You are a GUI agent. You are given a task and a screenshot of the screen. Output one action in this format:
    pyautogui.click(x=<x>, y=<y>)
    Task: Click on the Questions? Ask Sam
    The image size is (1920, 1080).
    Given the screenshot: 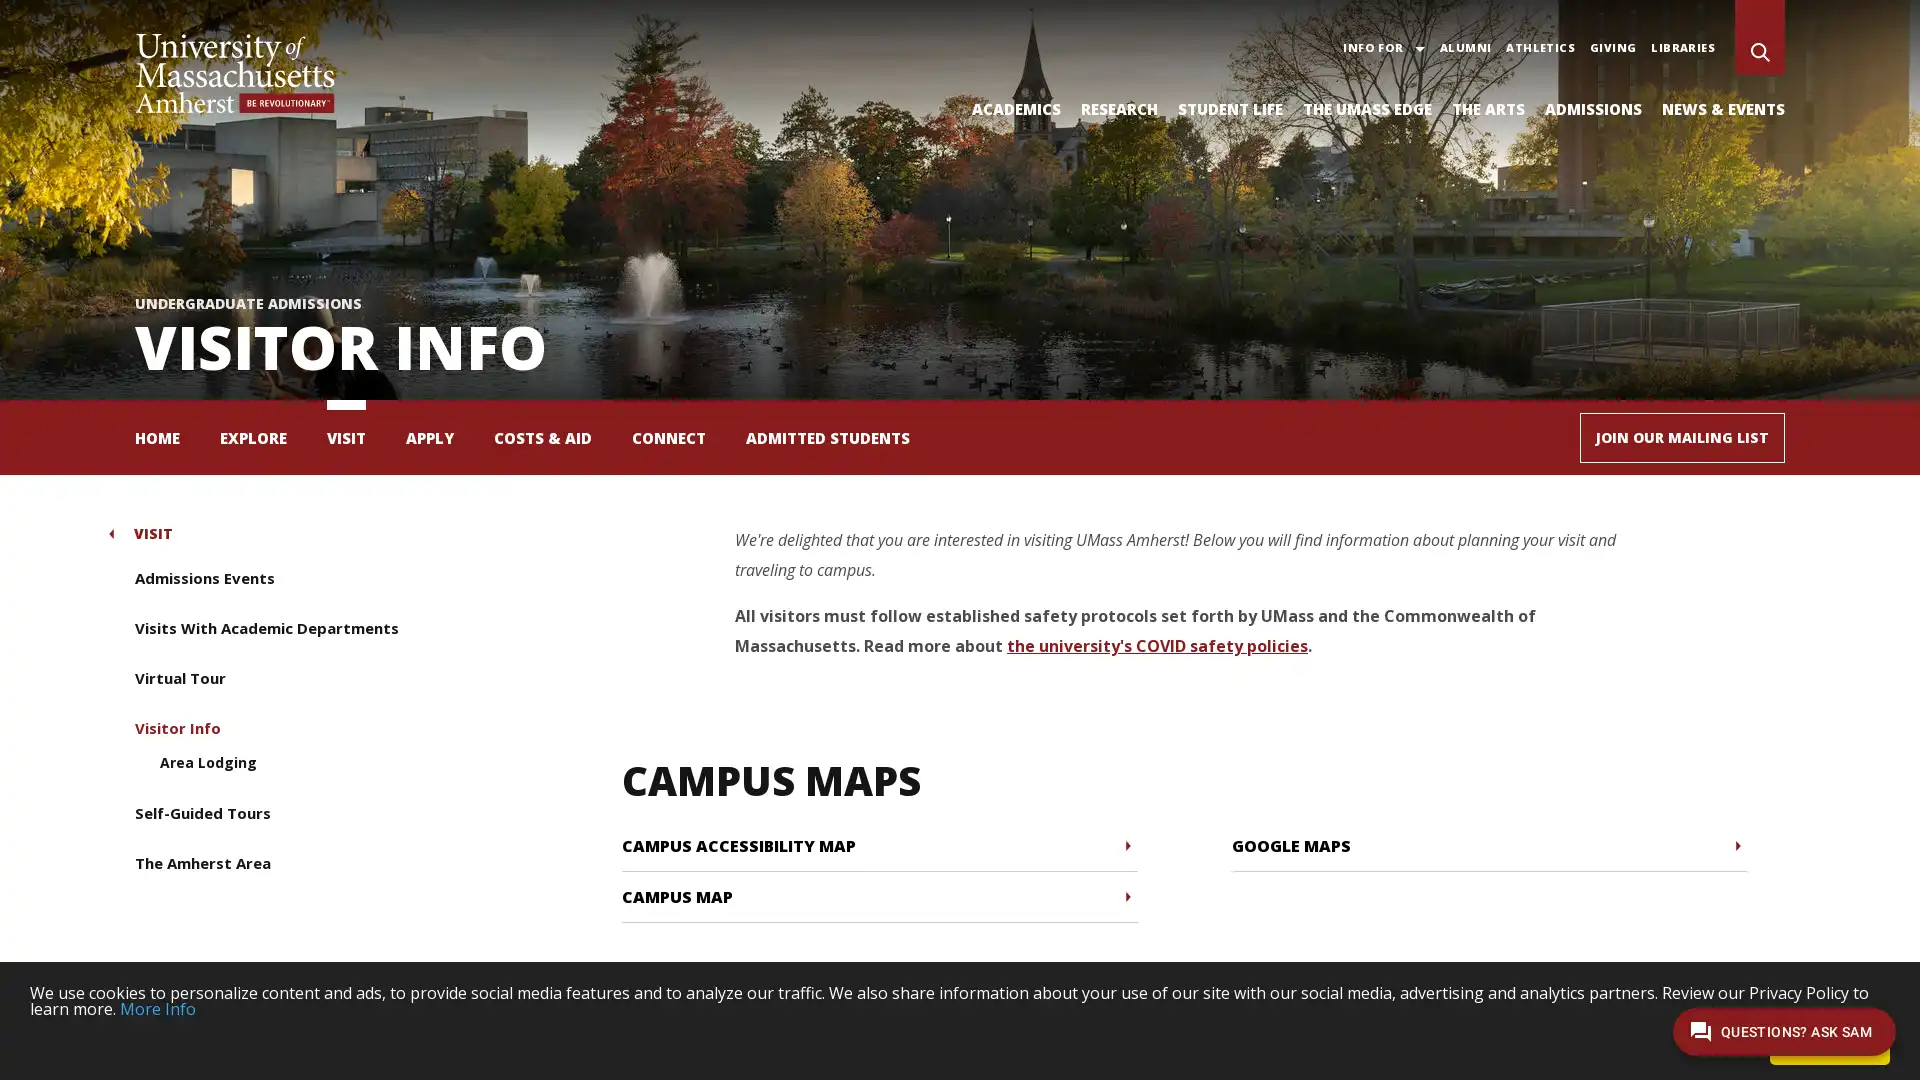 What is the action you would take?
    pyautogui.click(x=1784, y=1031)
    